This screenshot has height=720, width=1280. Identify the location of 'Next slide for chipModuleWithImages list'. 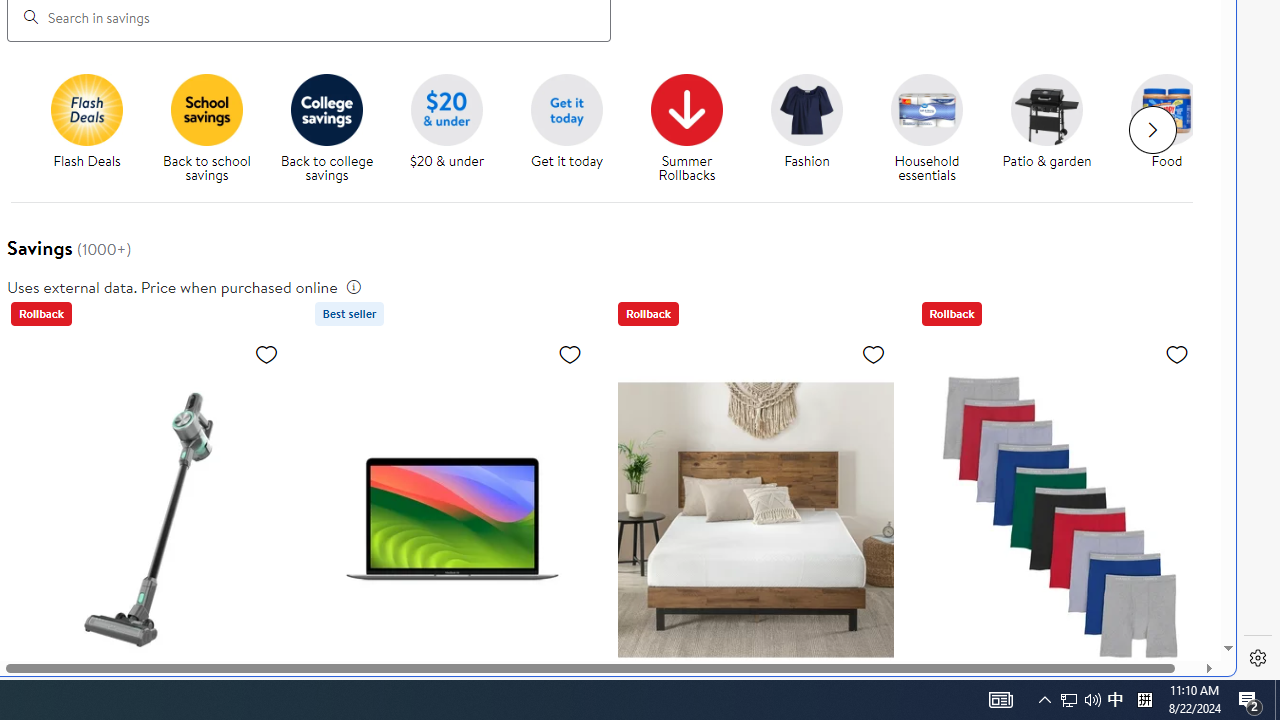
(1153, 129).